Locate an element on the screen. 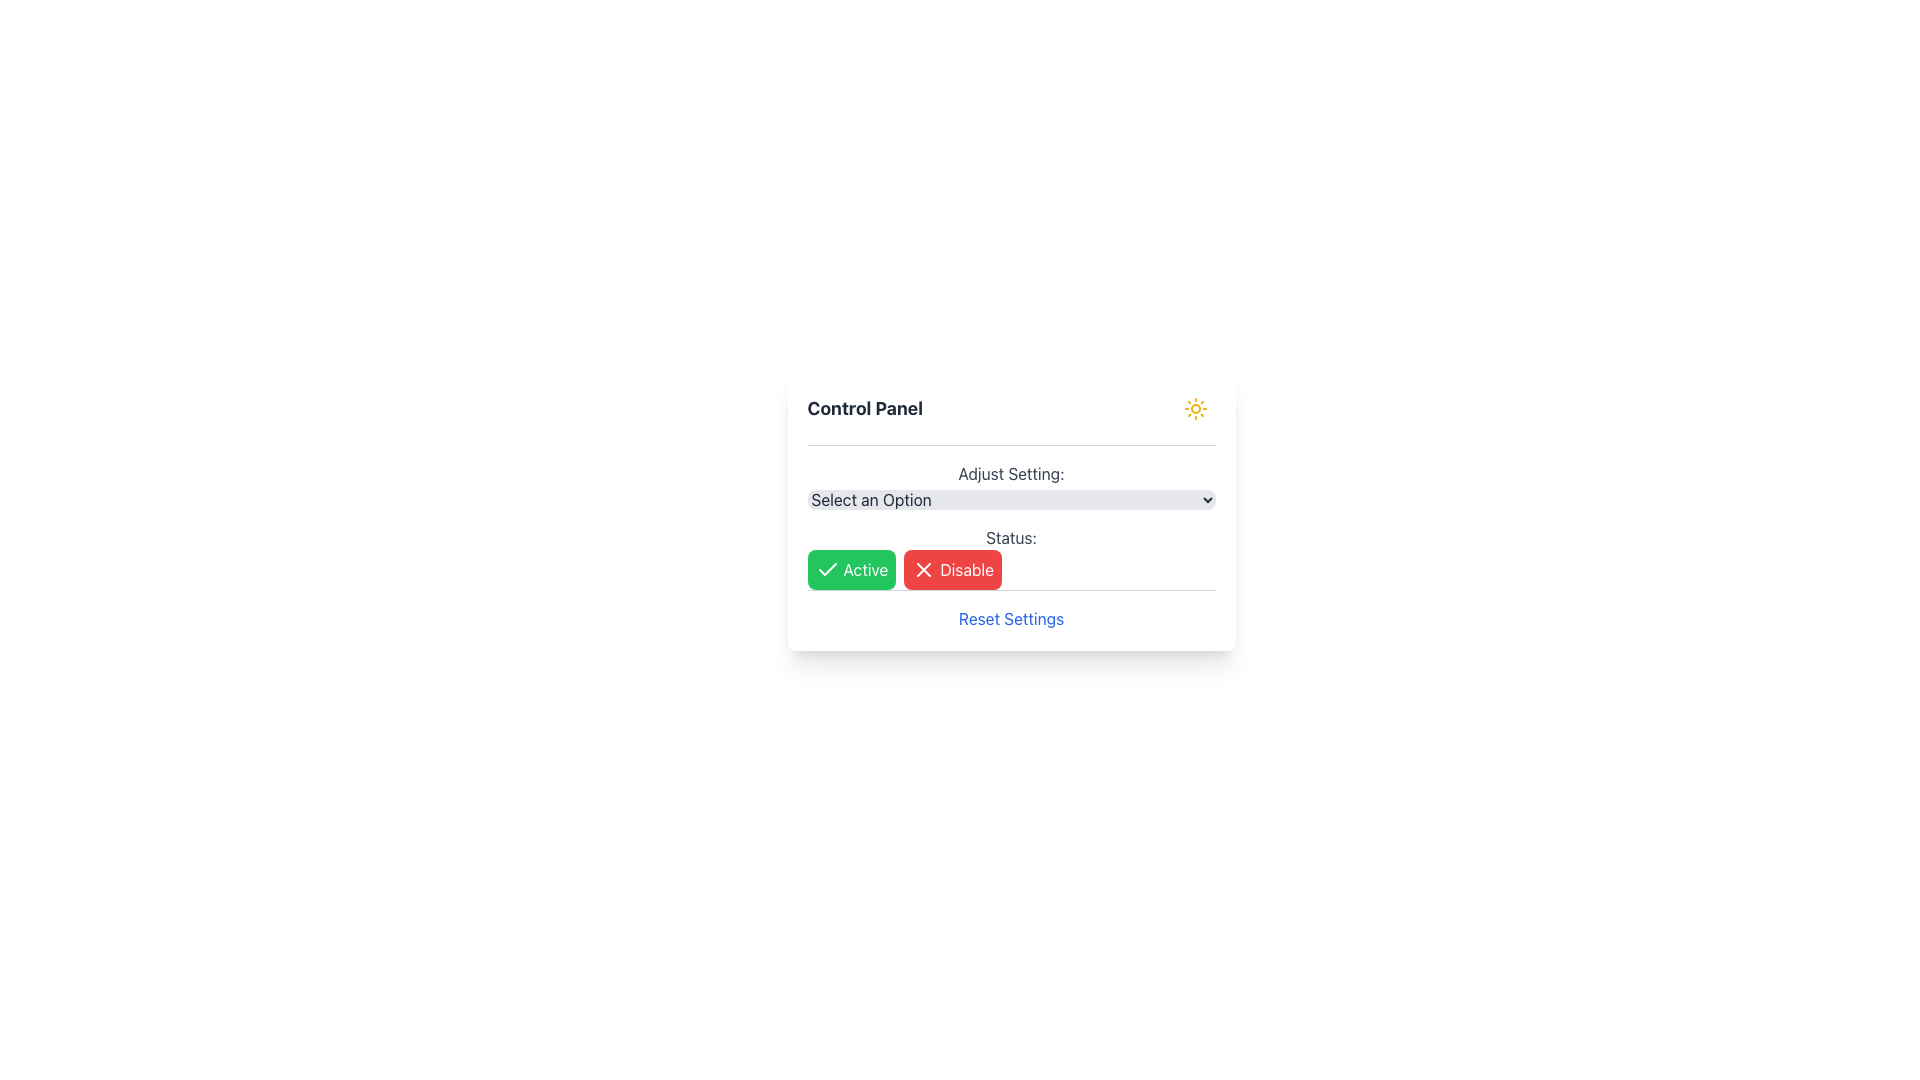 The image size is (1920, 1080). an option from the 'Adjust Setting:' dropdown menu, which is located below the 'Control Panel' heading and initially displays 'Select an Option' is located at coordinates (1011, 486).